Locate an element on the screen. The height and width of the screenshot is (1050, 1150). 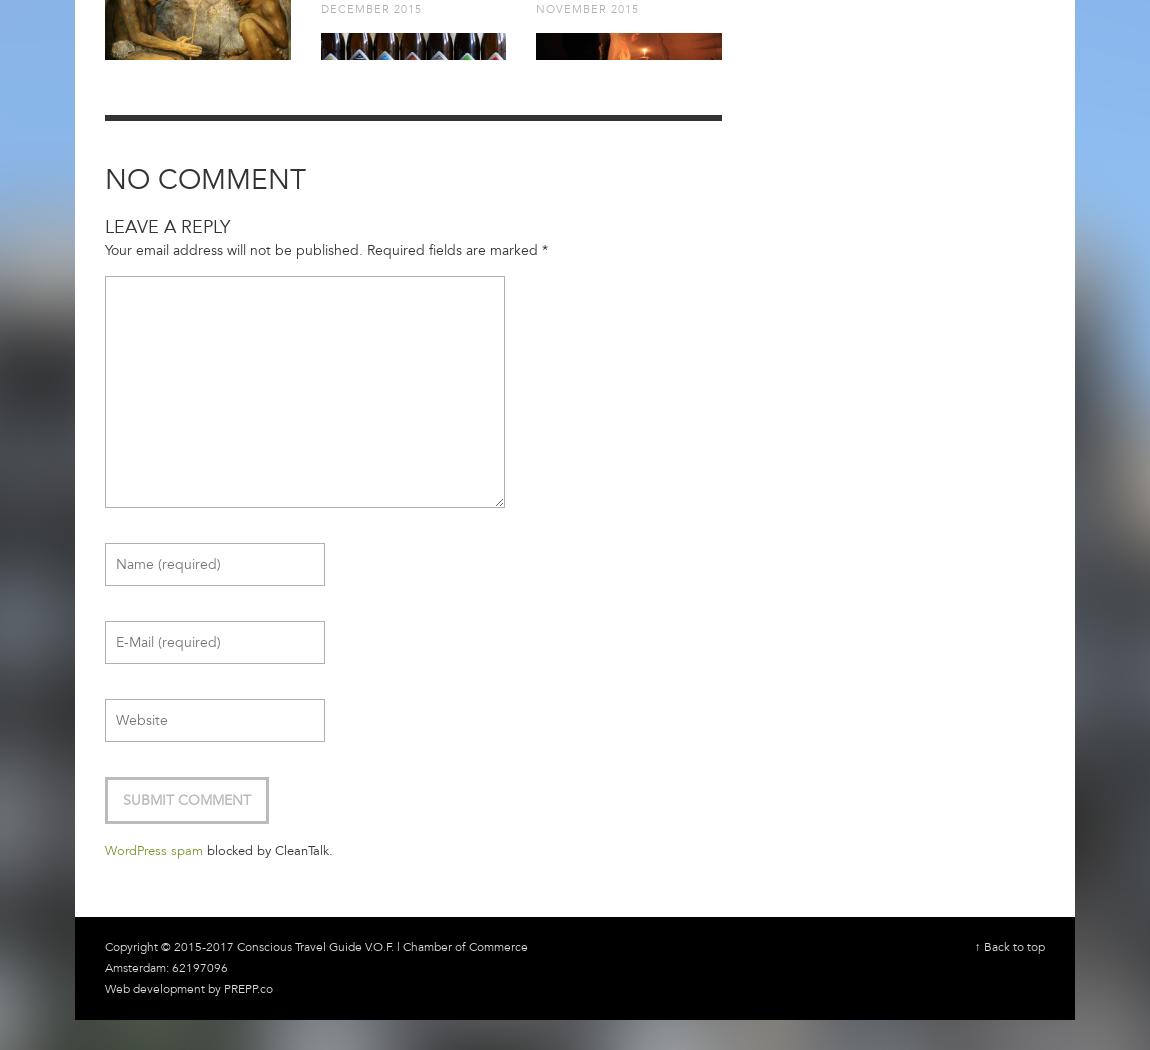
'↑	Back to top' is located at coordinates (1010, 945).